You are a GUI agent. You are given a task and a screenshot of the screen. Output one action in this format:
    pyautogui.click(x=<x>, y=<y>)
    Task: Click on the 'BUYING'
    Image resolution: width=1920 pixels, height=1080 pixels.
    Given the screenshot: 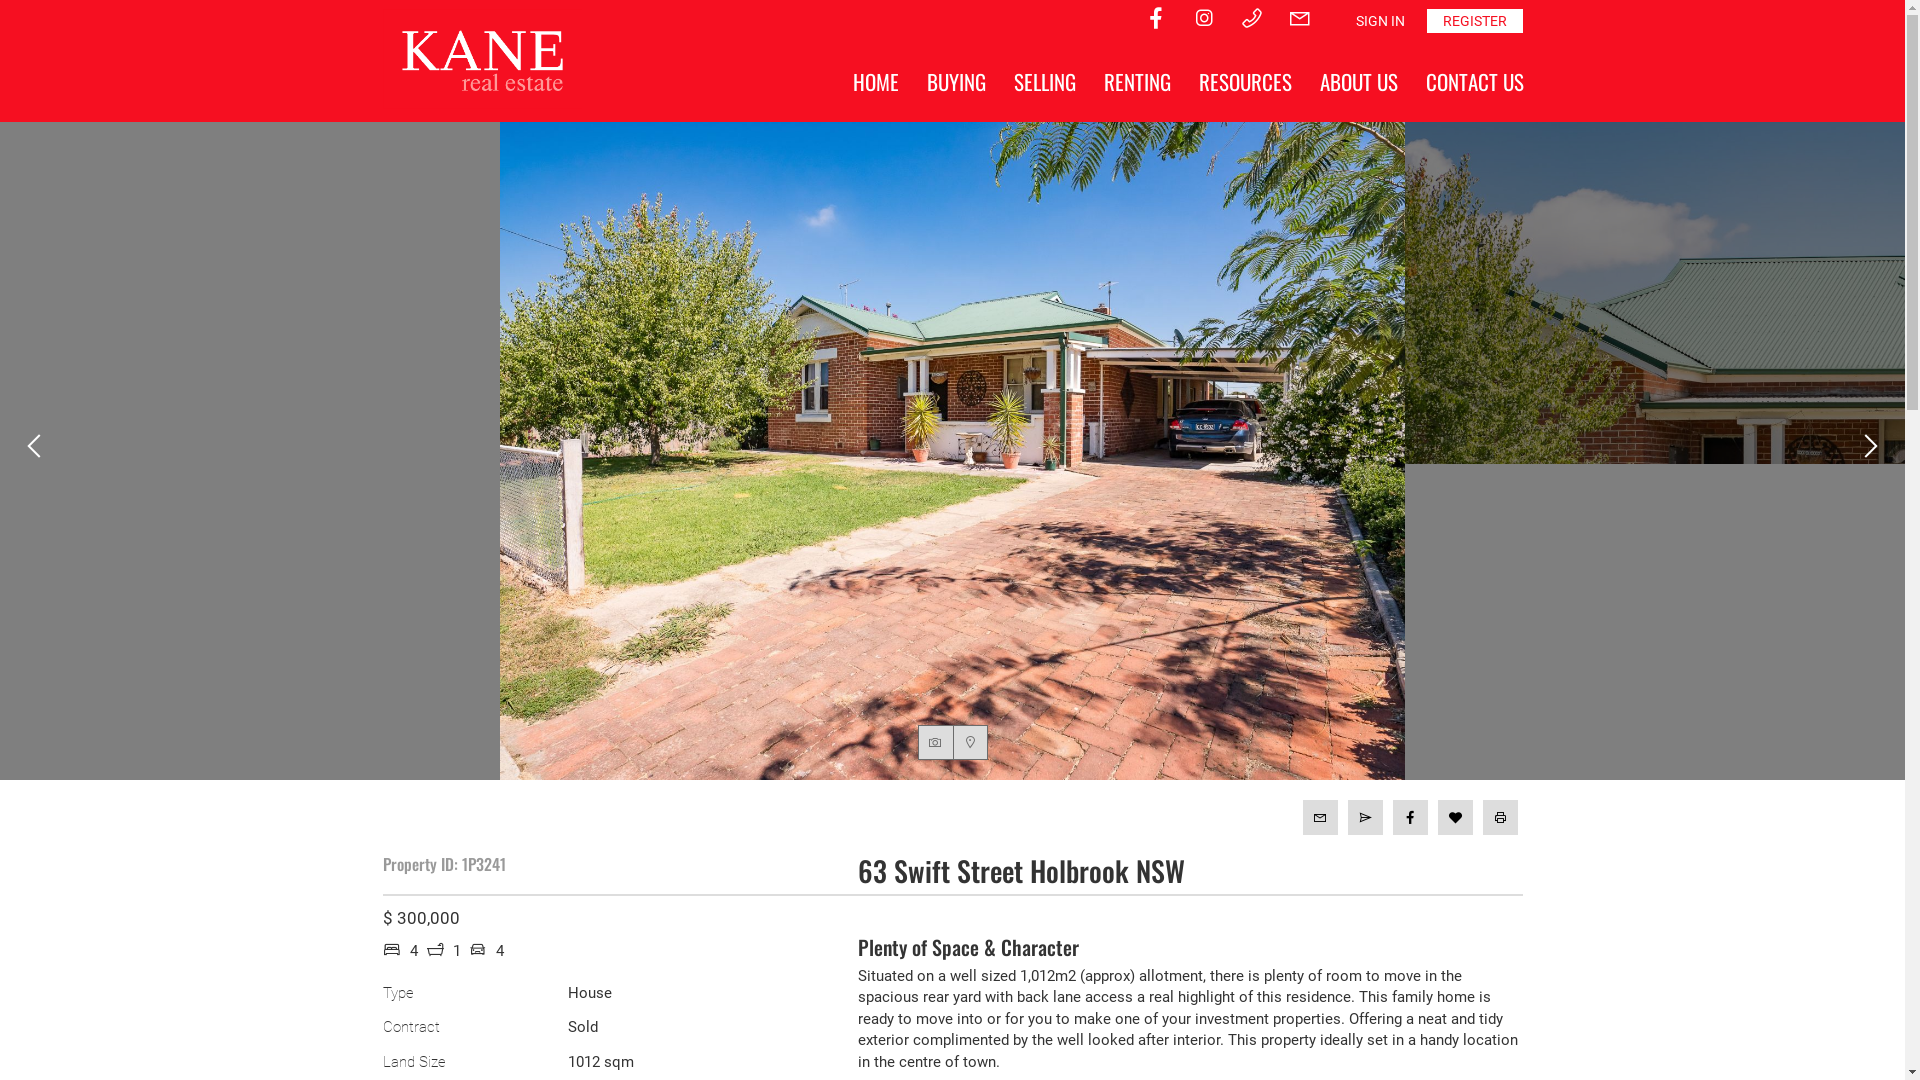 What is the action you would take?
    pyautogui.click(x=954, y=80)
    